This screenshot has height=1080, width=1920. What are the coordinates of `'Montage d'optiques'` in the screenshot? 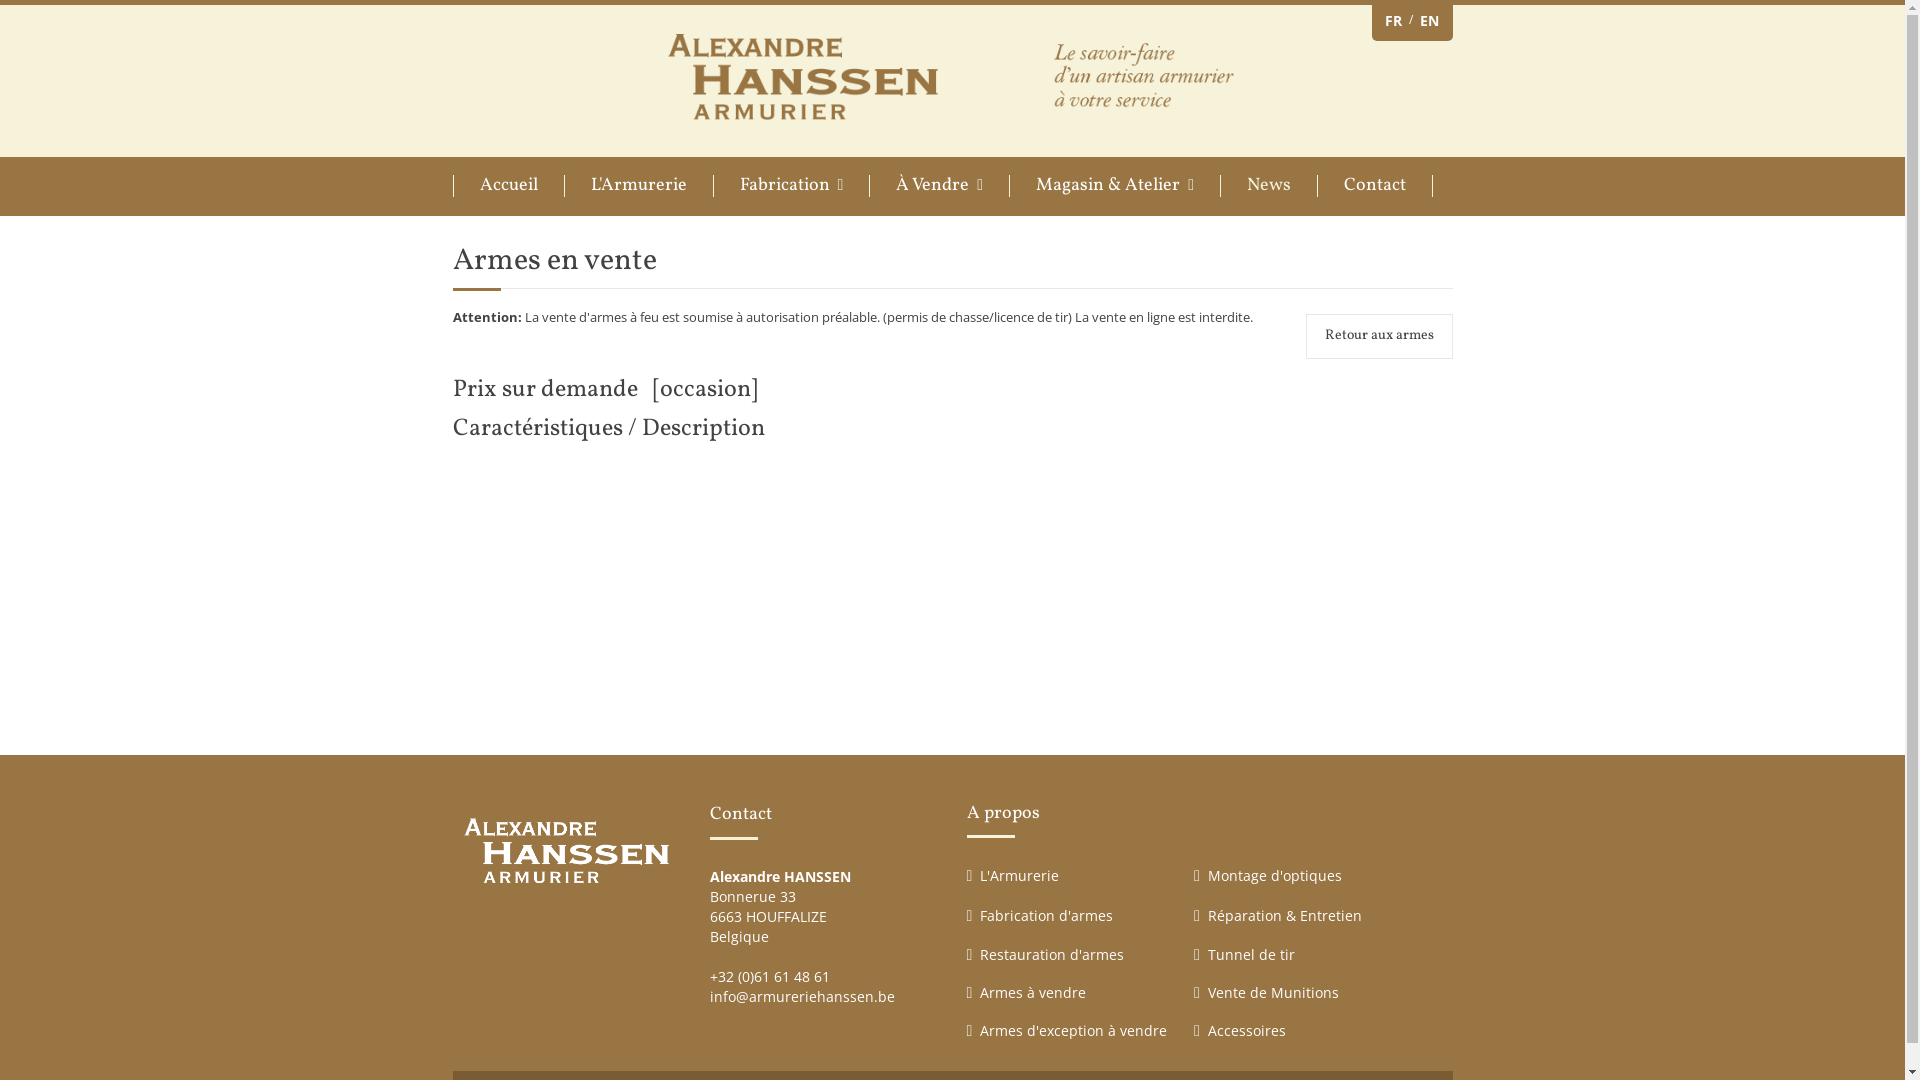 It's located at (1274, 874).